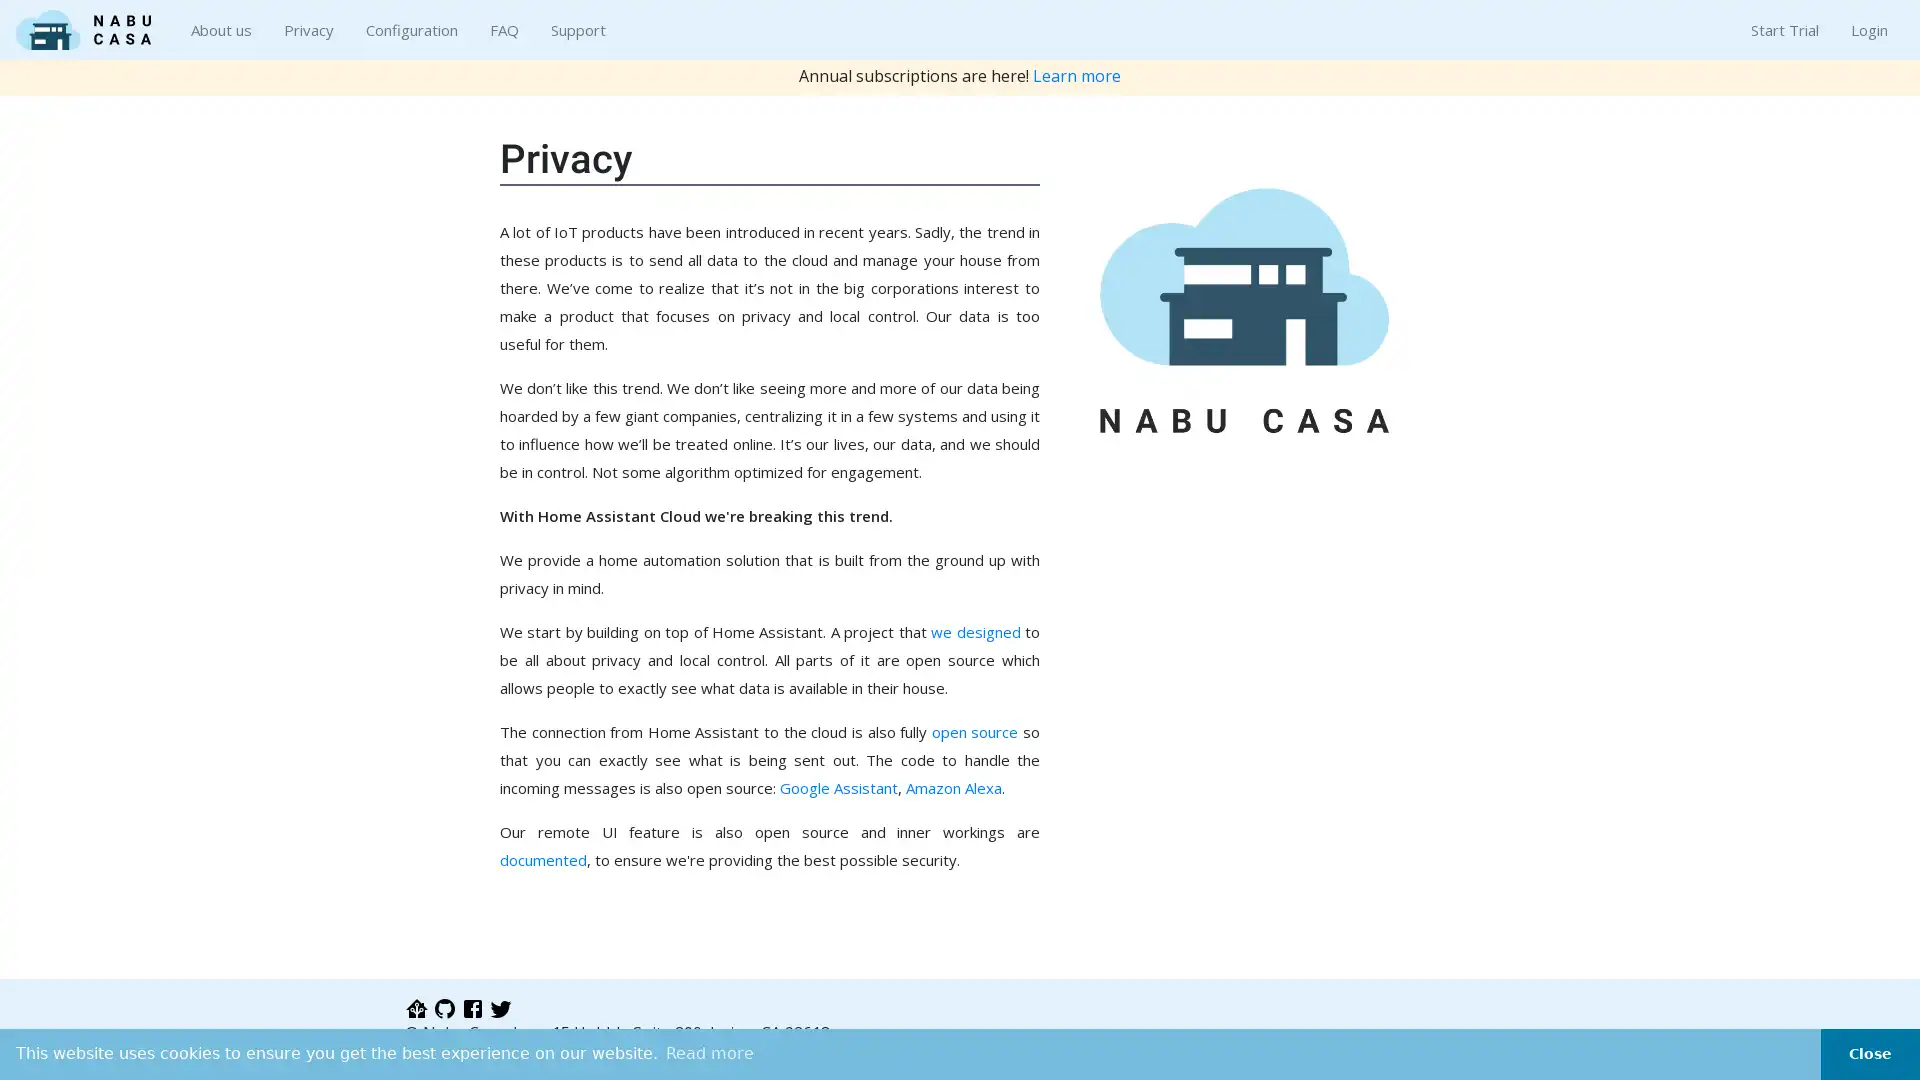 The image size is (1920, 1080). I want to click on learn more about cookies, so click(710, 1052).